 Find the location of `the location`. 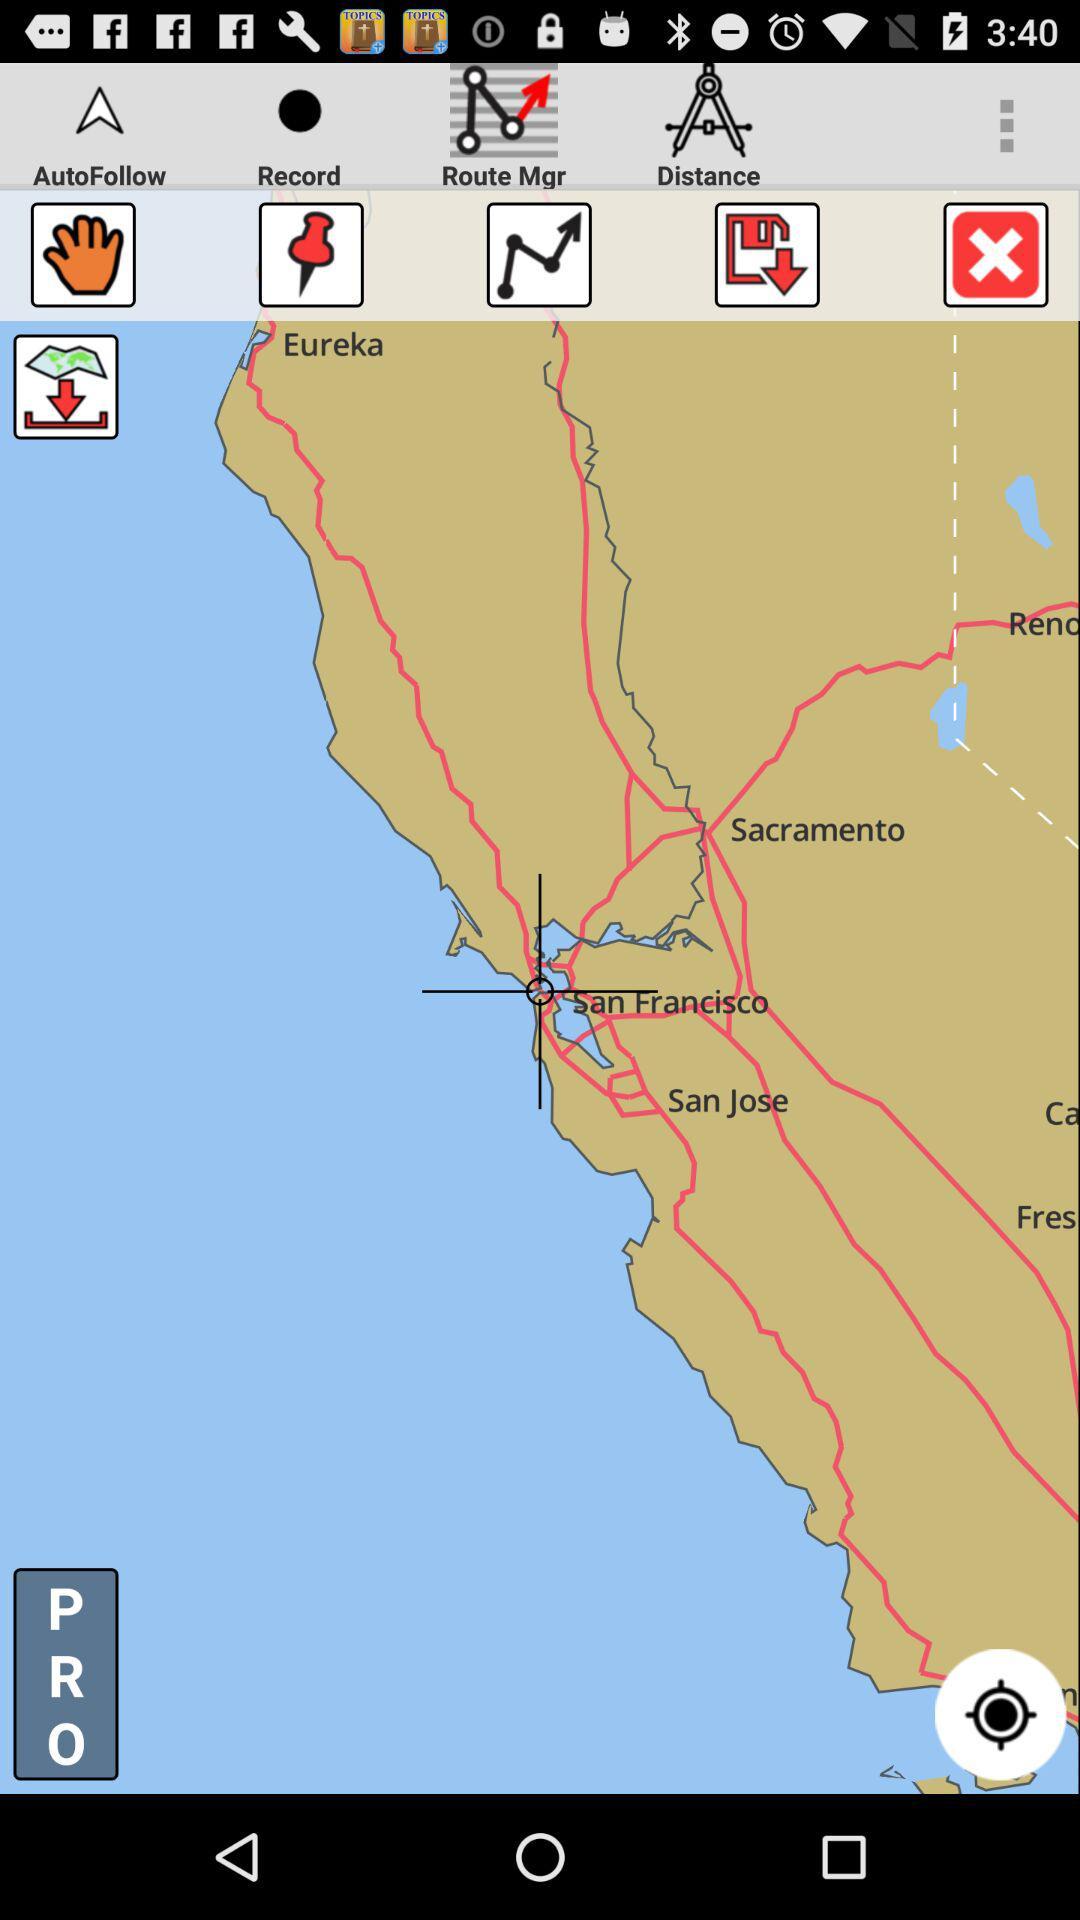

the location is located at coordinates (766, 253).